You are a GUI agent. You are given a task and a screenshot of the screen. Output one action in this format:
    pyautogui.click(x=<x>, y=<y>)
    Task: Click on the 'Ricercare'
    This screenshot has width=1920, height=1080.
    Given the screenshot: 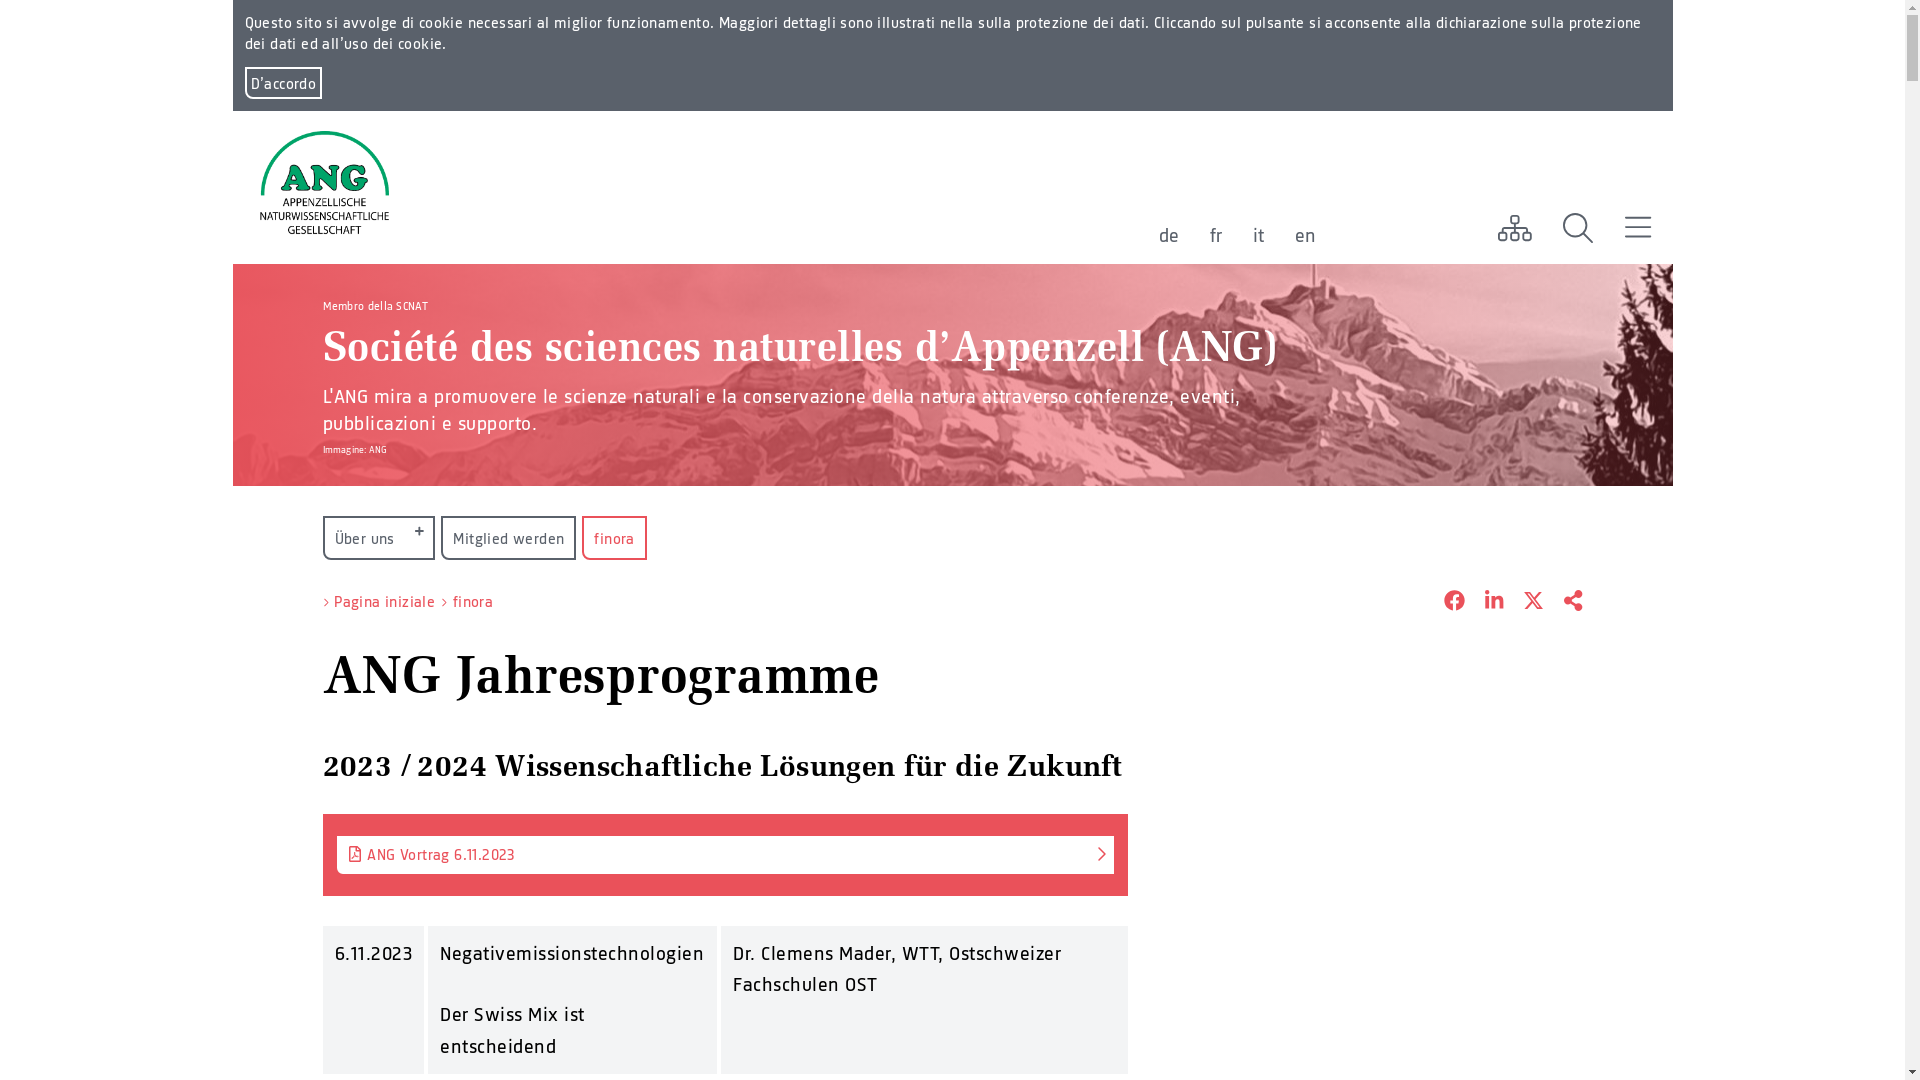 What is the action you would take?
    pyautogui.click(x=1577, y=226)
    